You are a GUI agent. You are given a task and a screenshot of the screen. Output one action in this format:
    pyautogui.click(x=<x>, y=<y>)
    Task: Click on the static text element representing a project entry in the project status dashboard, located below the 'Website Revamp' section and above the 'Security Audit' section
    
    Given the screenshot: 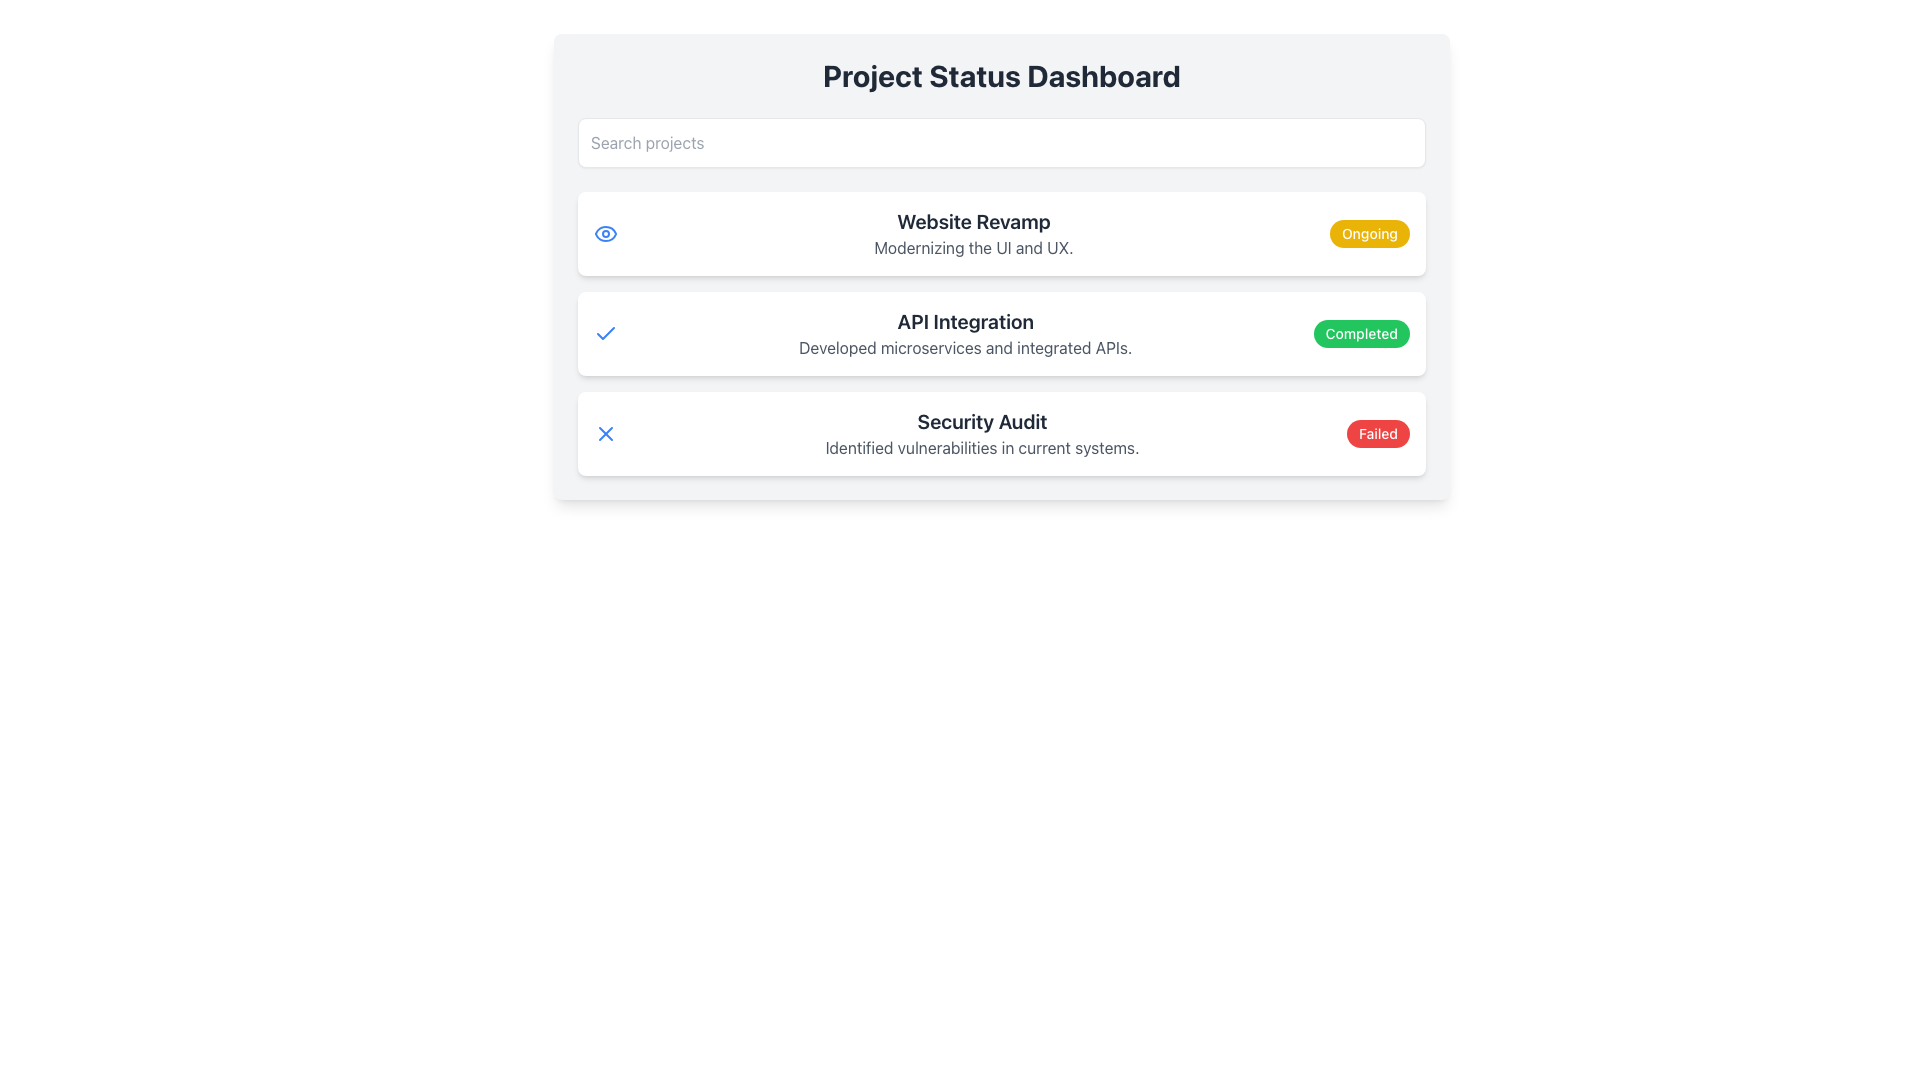 What is the action you would take?
    pyautogui.click(x=965, y=333)
    